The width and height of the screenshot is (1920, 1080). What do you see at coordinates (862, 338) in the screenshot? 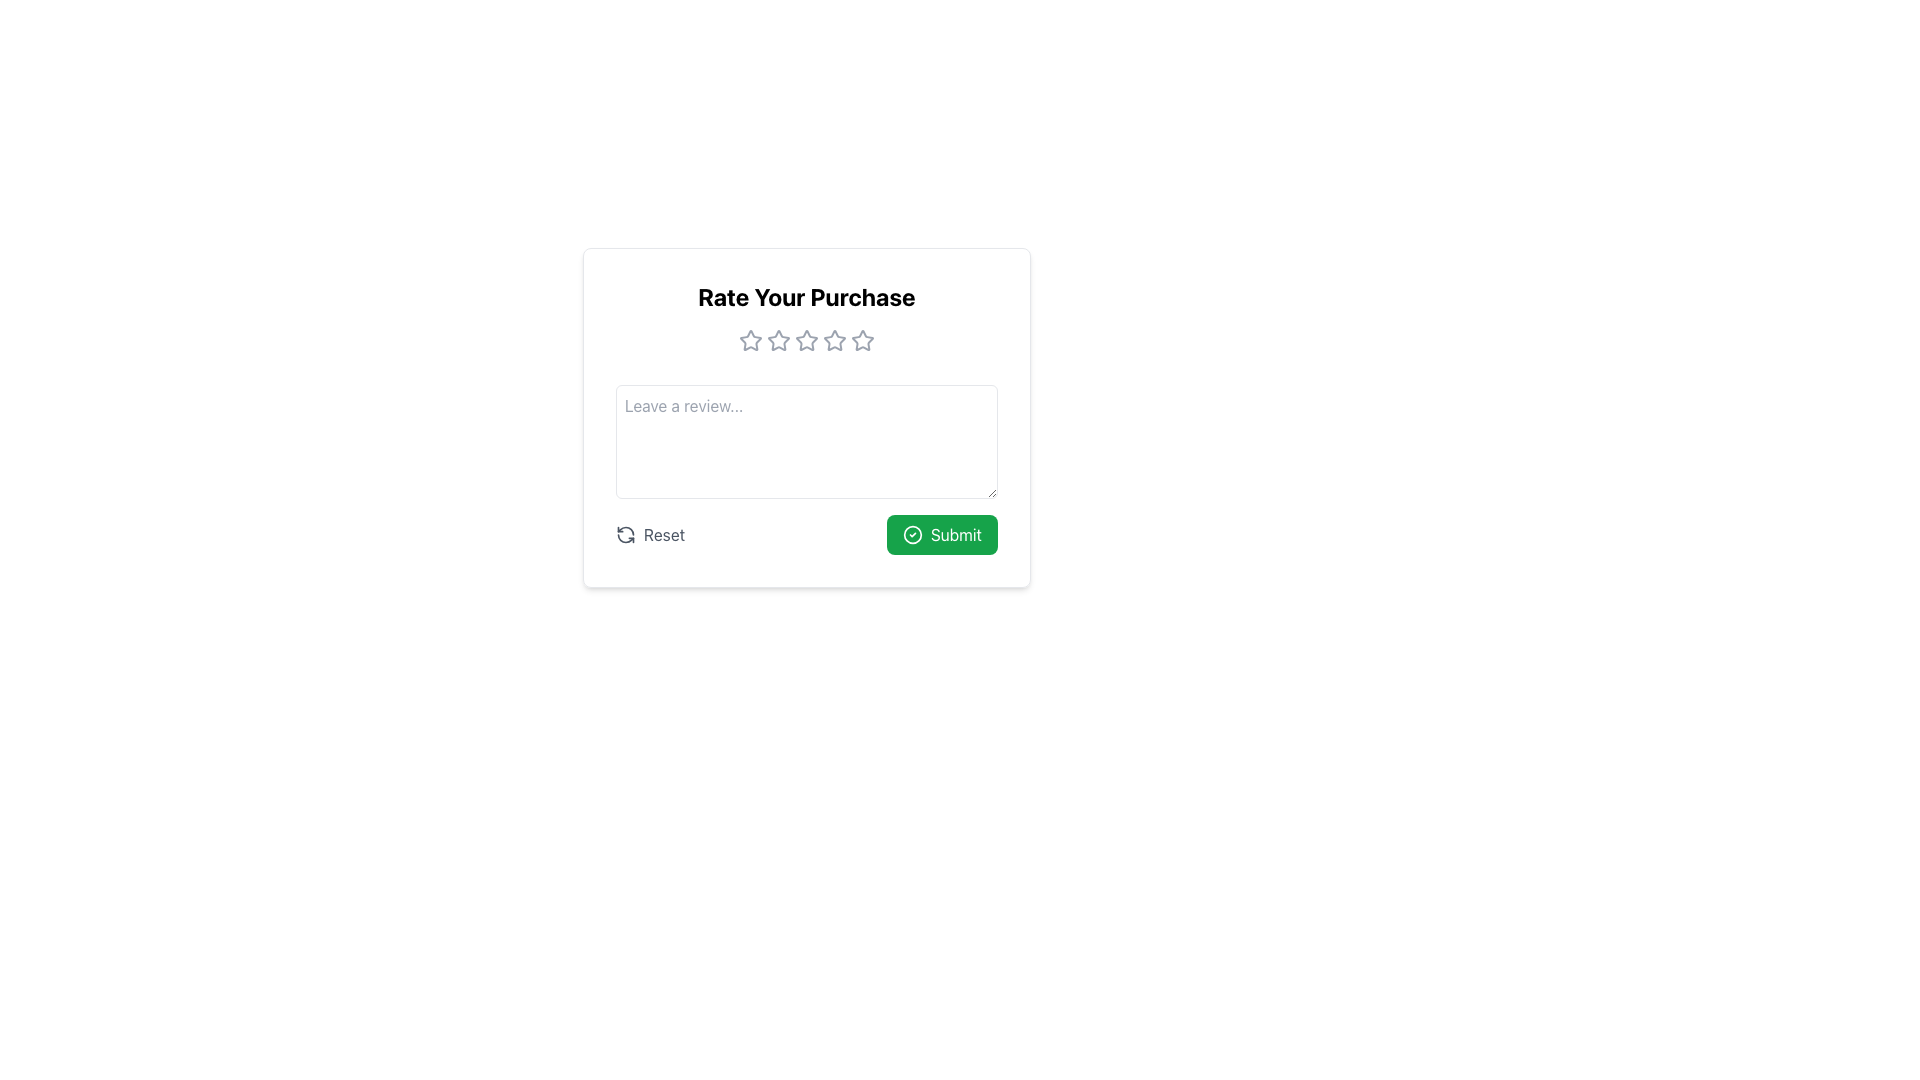
I see `the fifth star in the rating input` at bounding box center [862, 338].